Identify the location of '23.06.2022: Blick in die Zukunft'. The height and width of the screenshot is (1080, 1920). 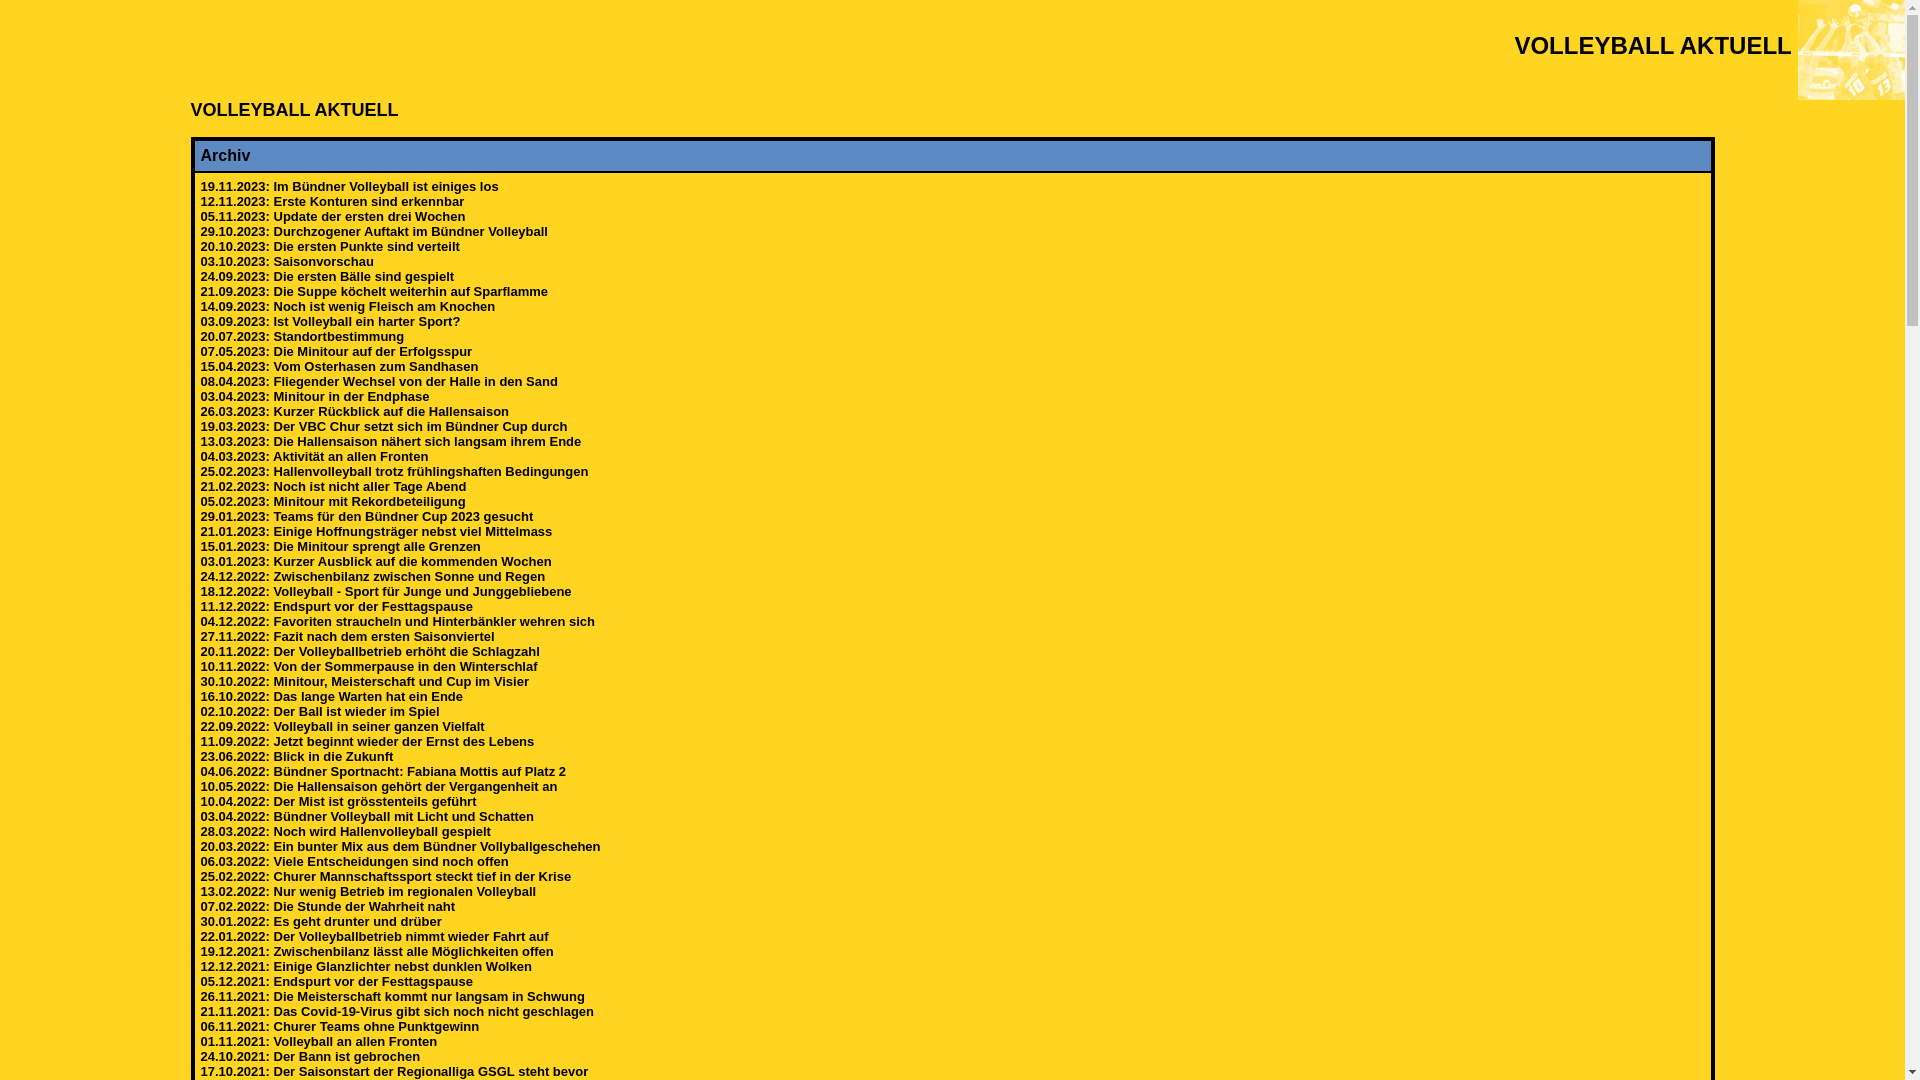
(295, 756).